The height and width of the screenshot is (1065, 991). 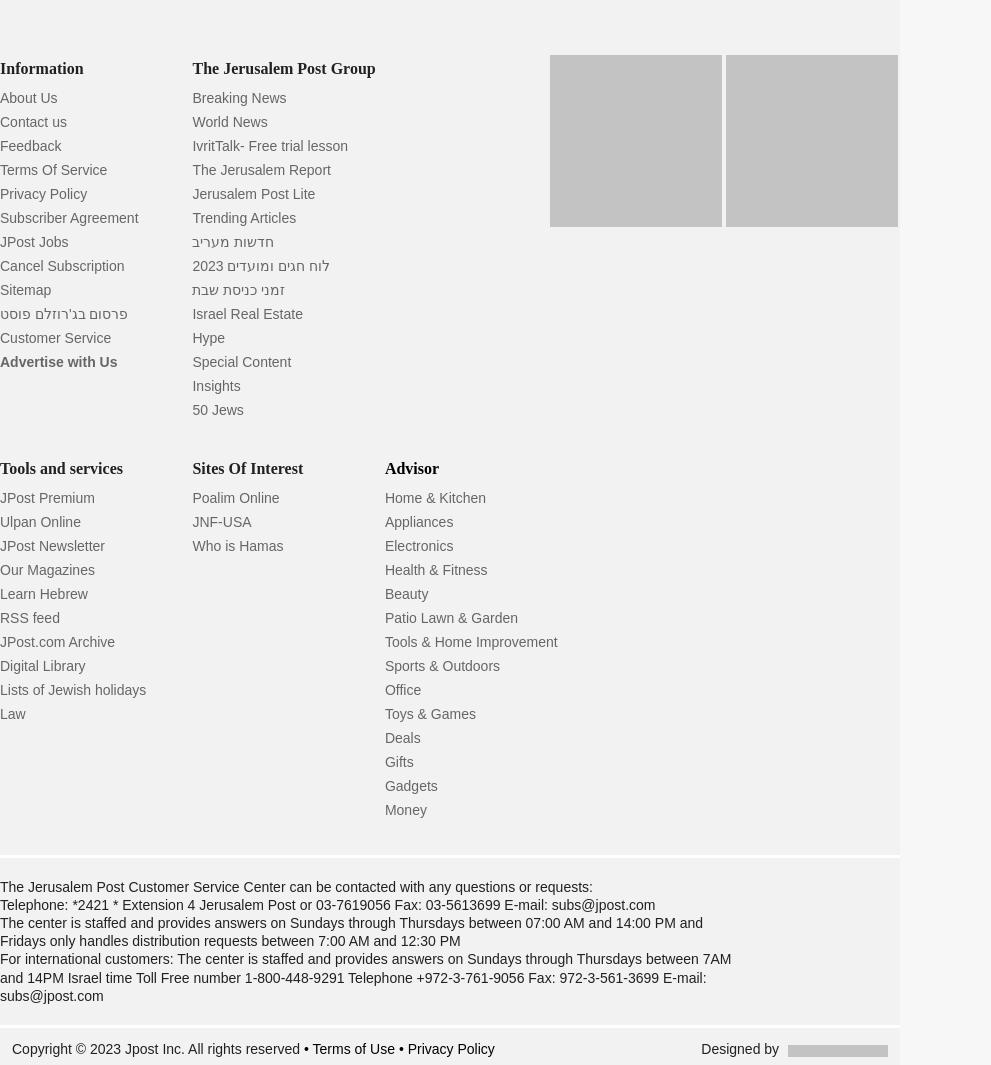 What do you see at coordinates (303, 1047) in the screenshot?
I see `'• Terms of Use'` at bounding box center [303, 1047].